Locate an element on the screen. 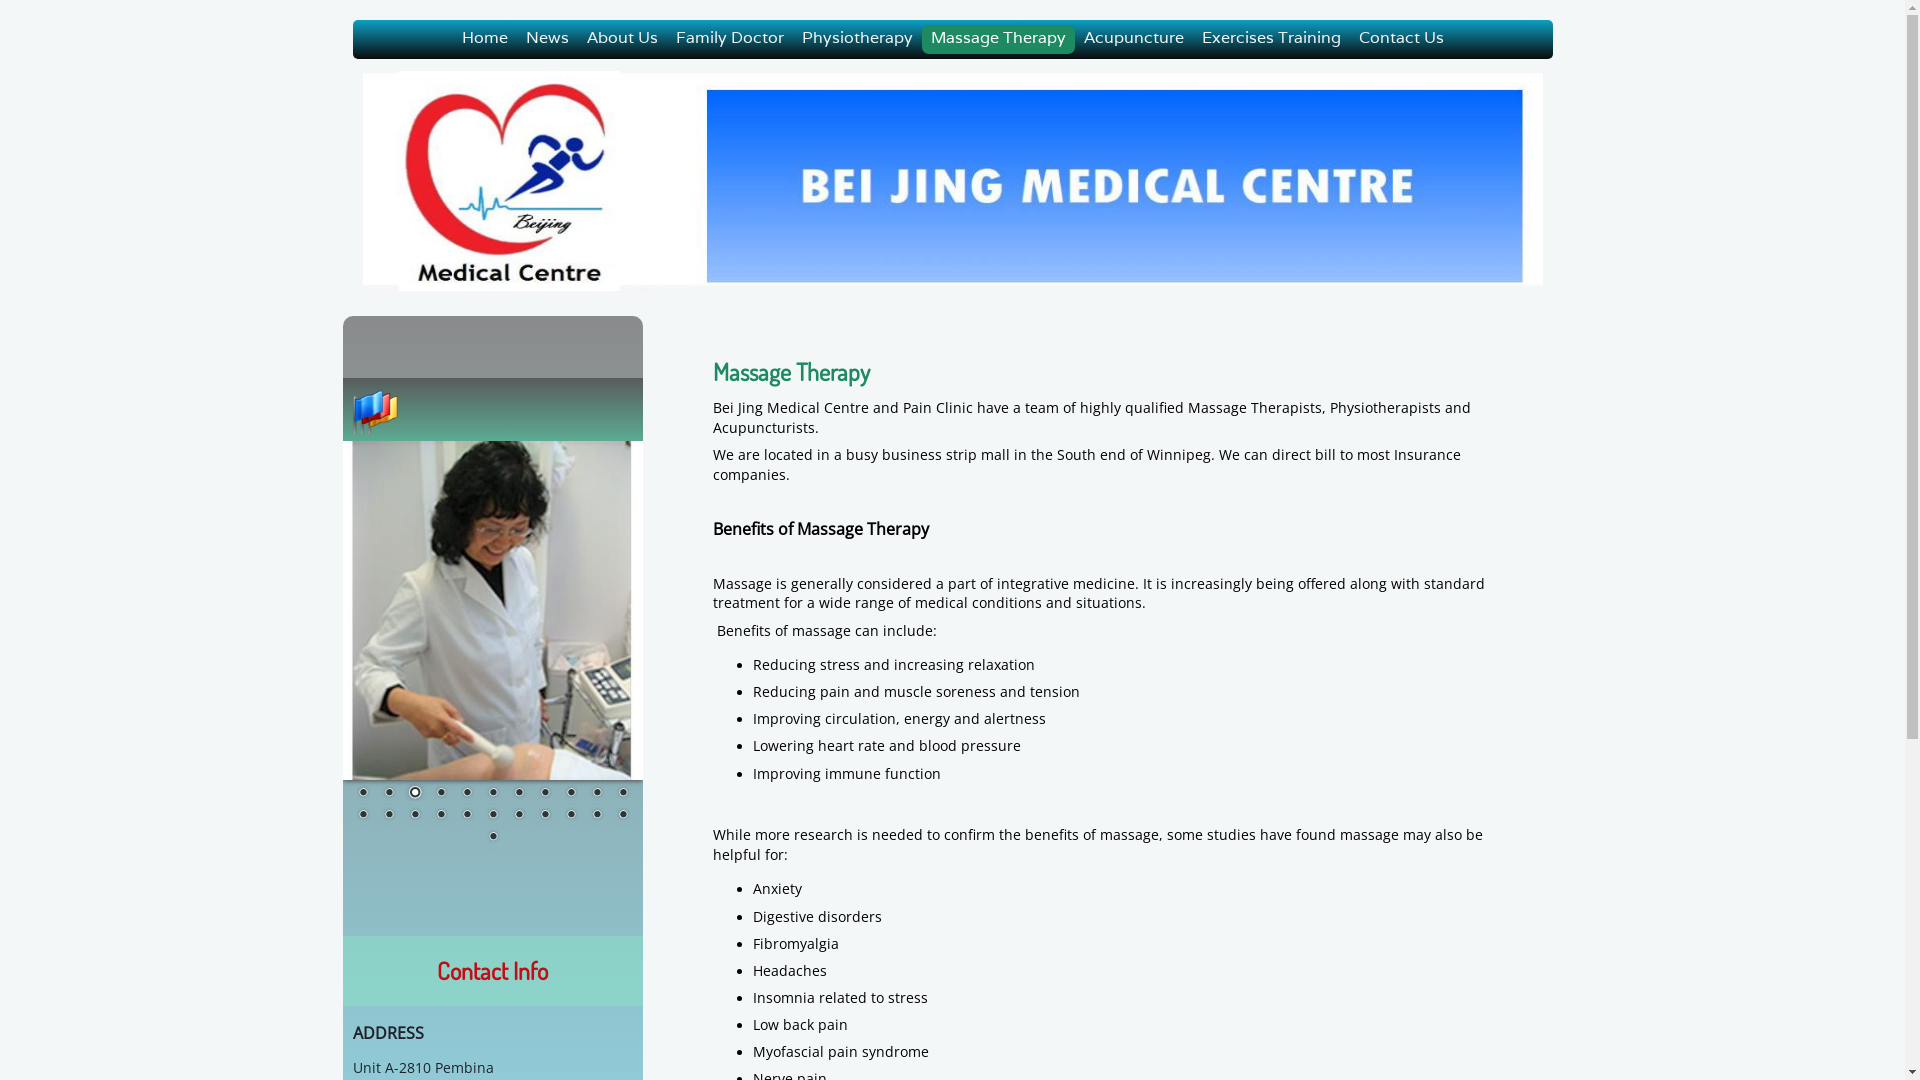  'Physiotherapy' is located at coordinates (856, 39).